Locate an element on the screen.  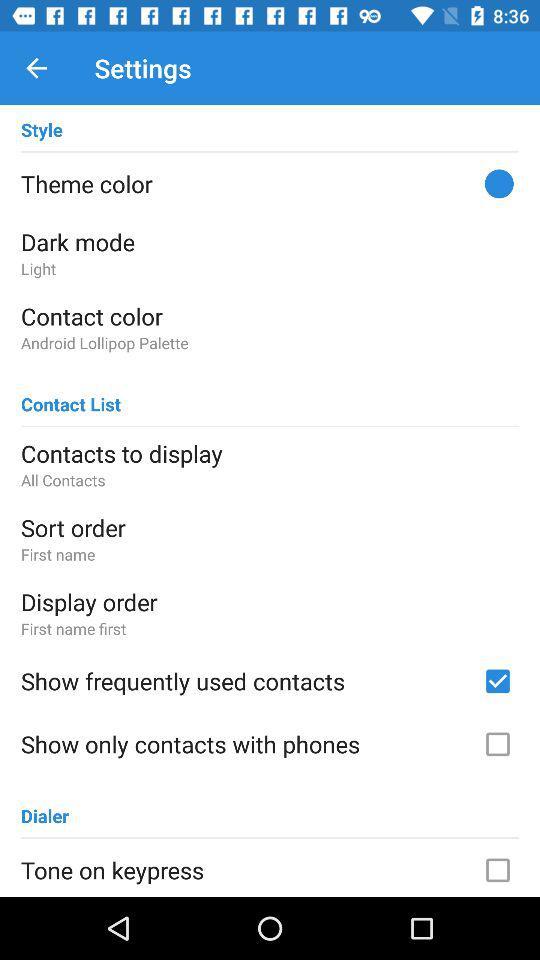
item below the contact color icon is located at coordinates (270, 342).